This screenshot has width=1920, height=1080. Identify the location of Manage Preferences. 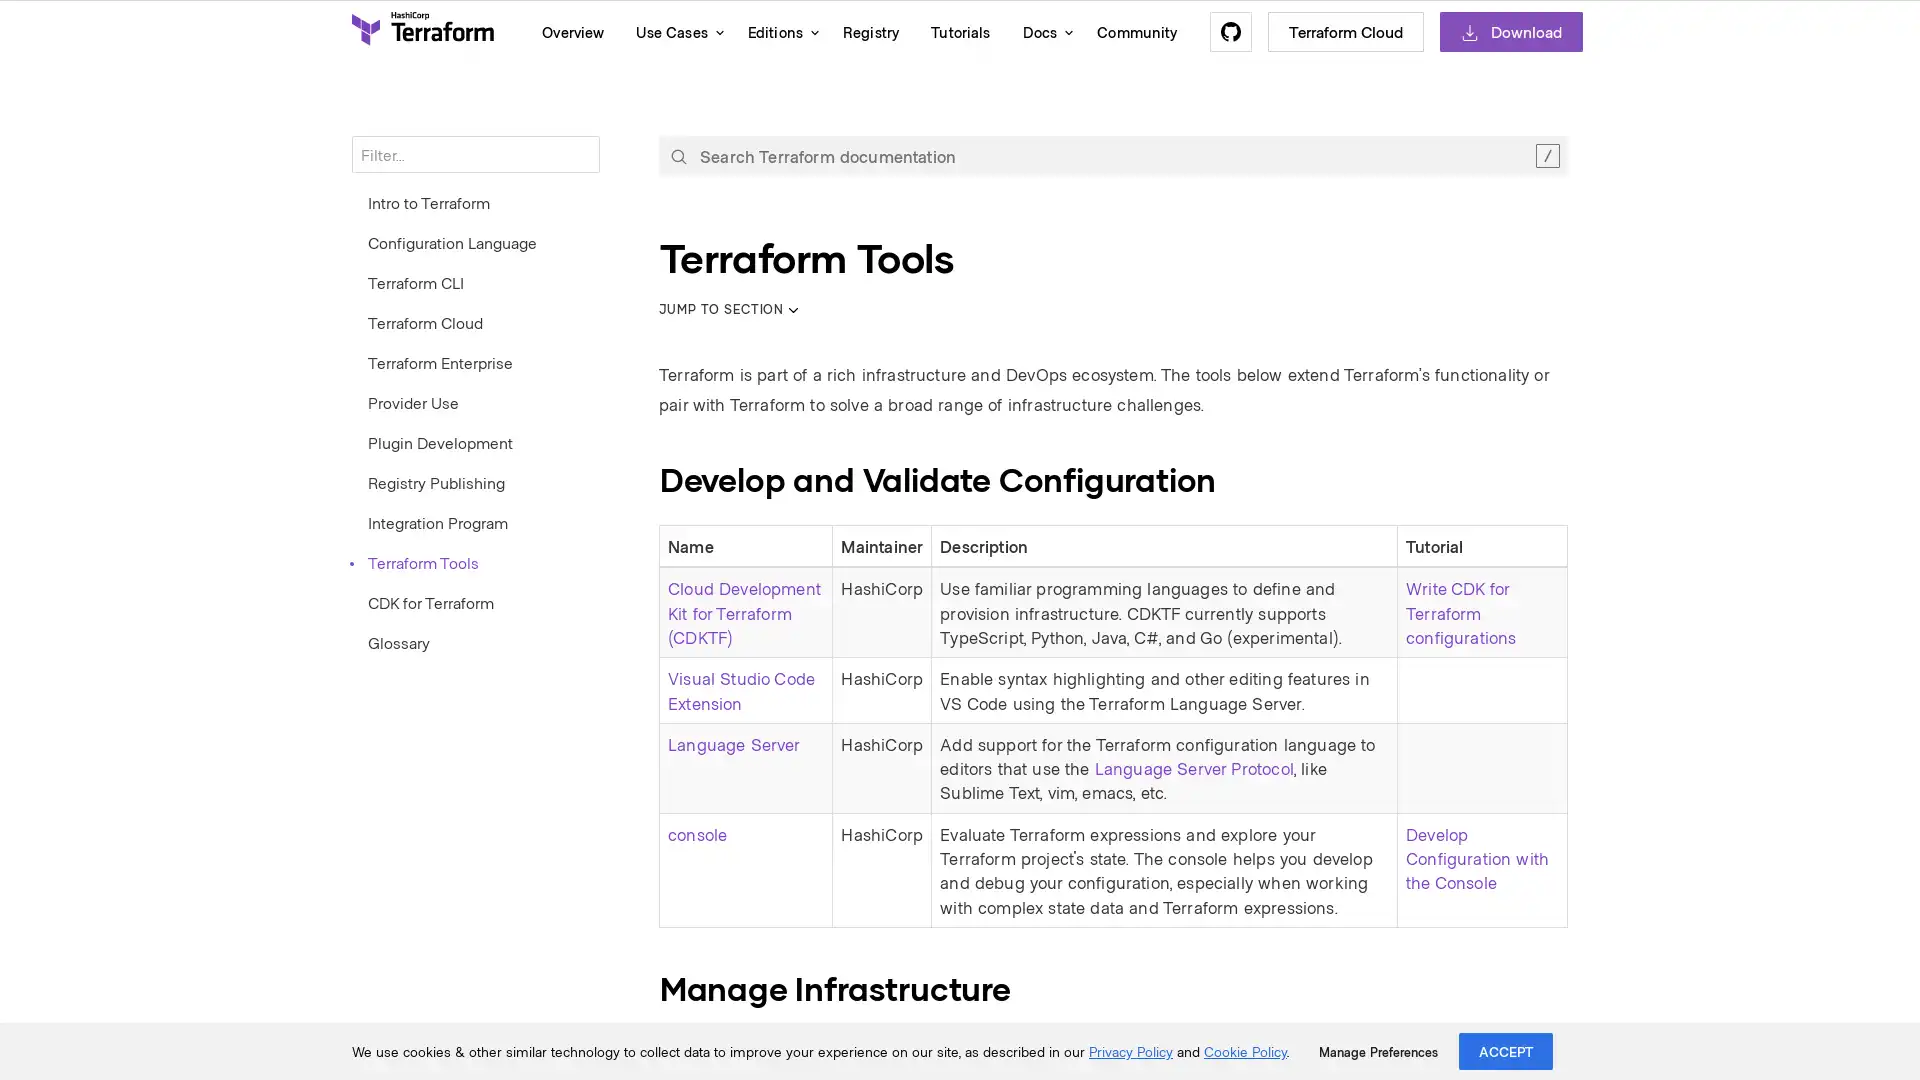
(1377, 1051).